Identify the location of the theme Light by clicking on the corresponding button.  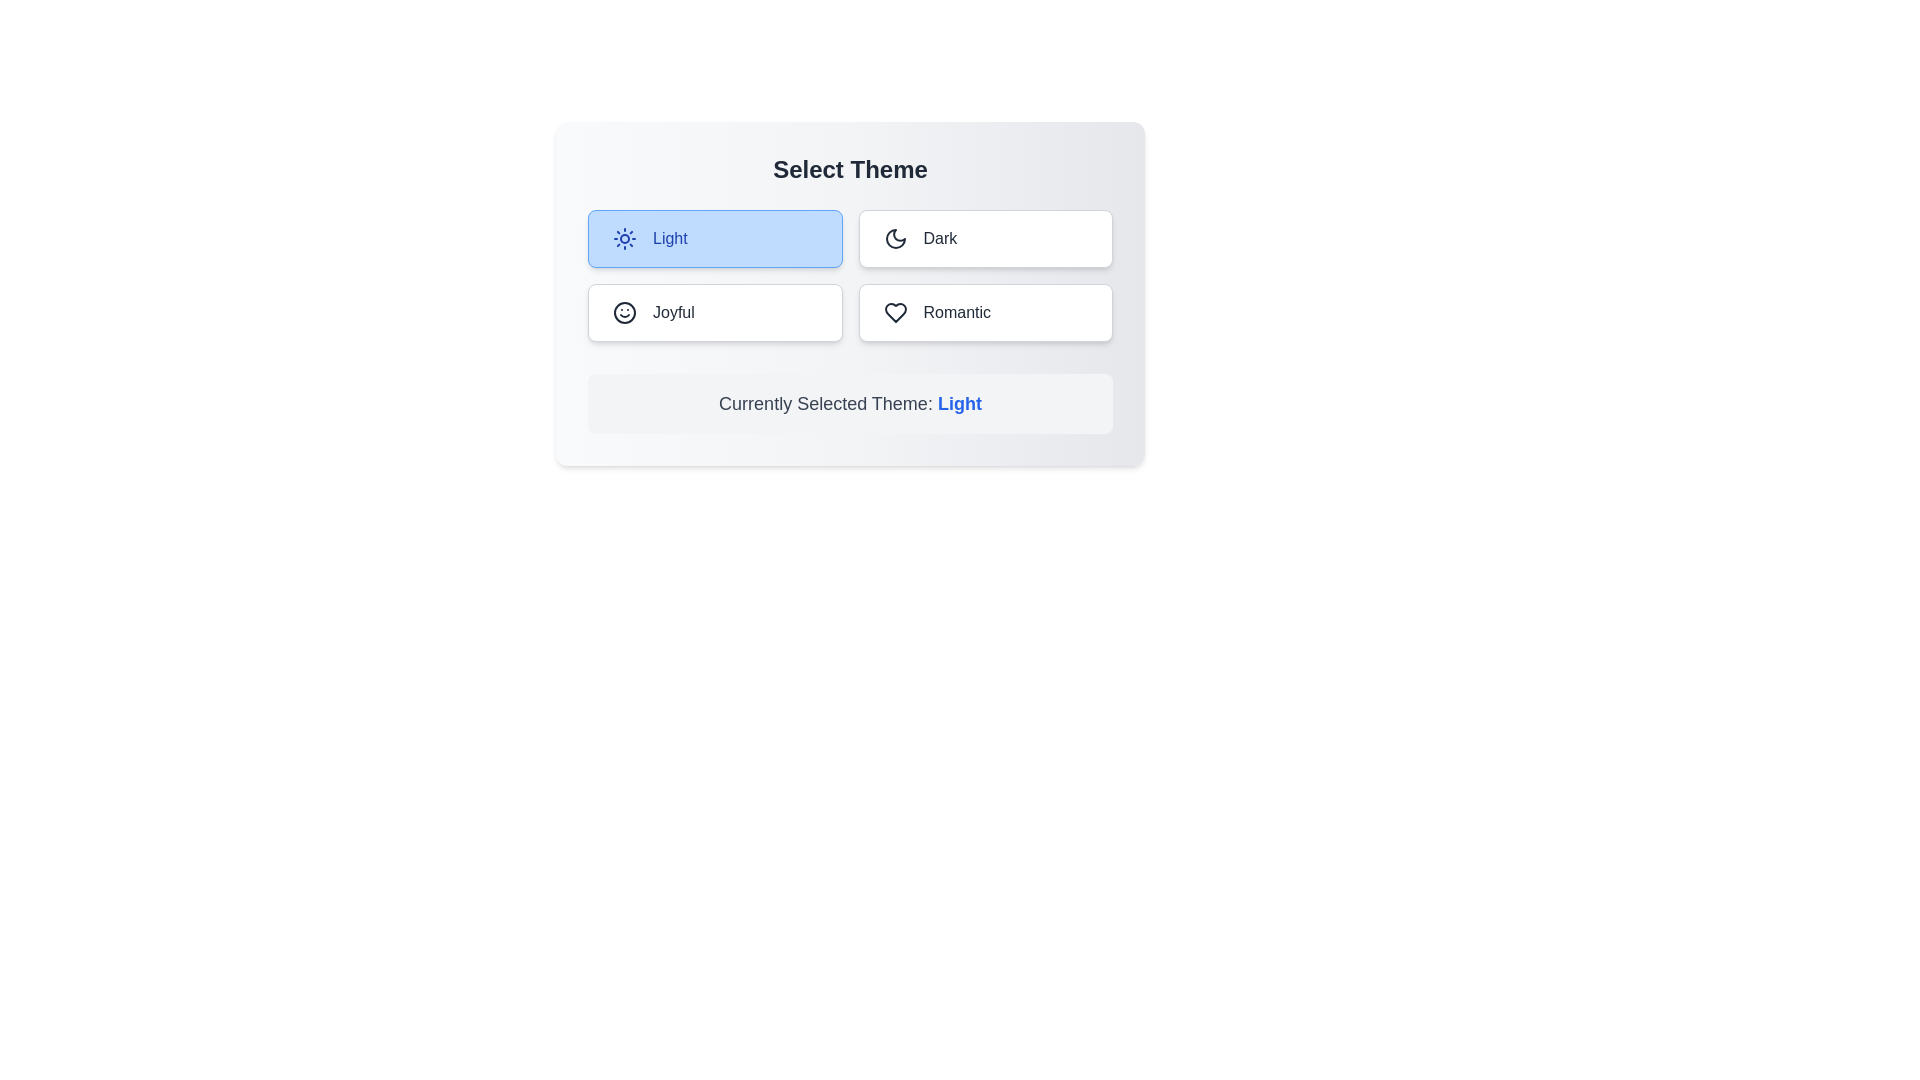
(715, 238).